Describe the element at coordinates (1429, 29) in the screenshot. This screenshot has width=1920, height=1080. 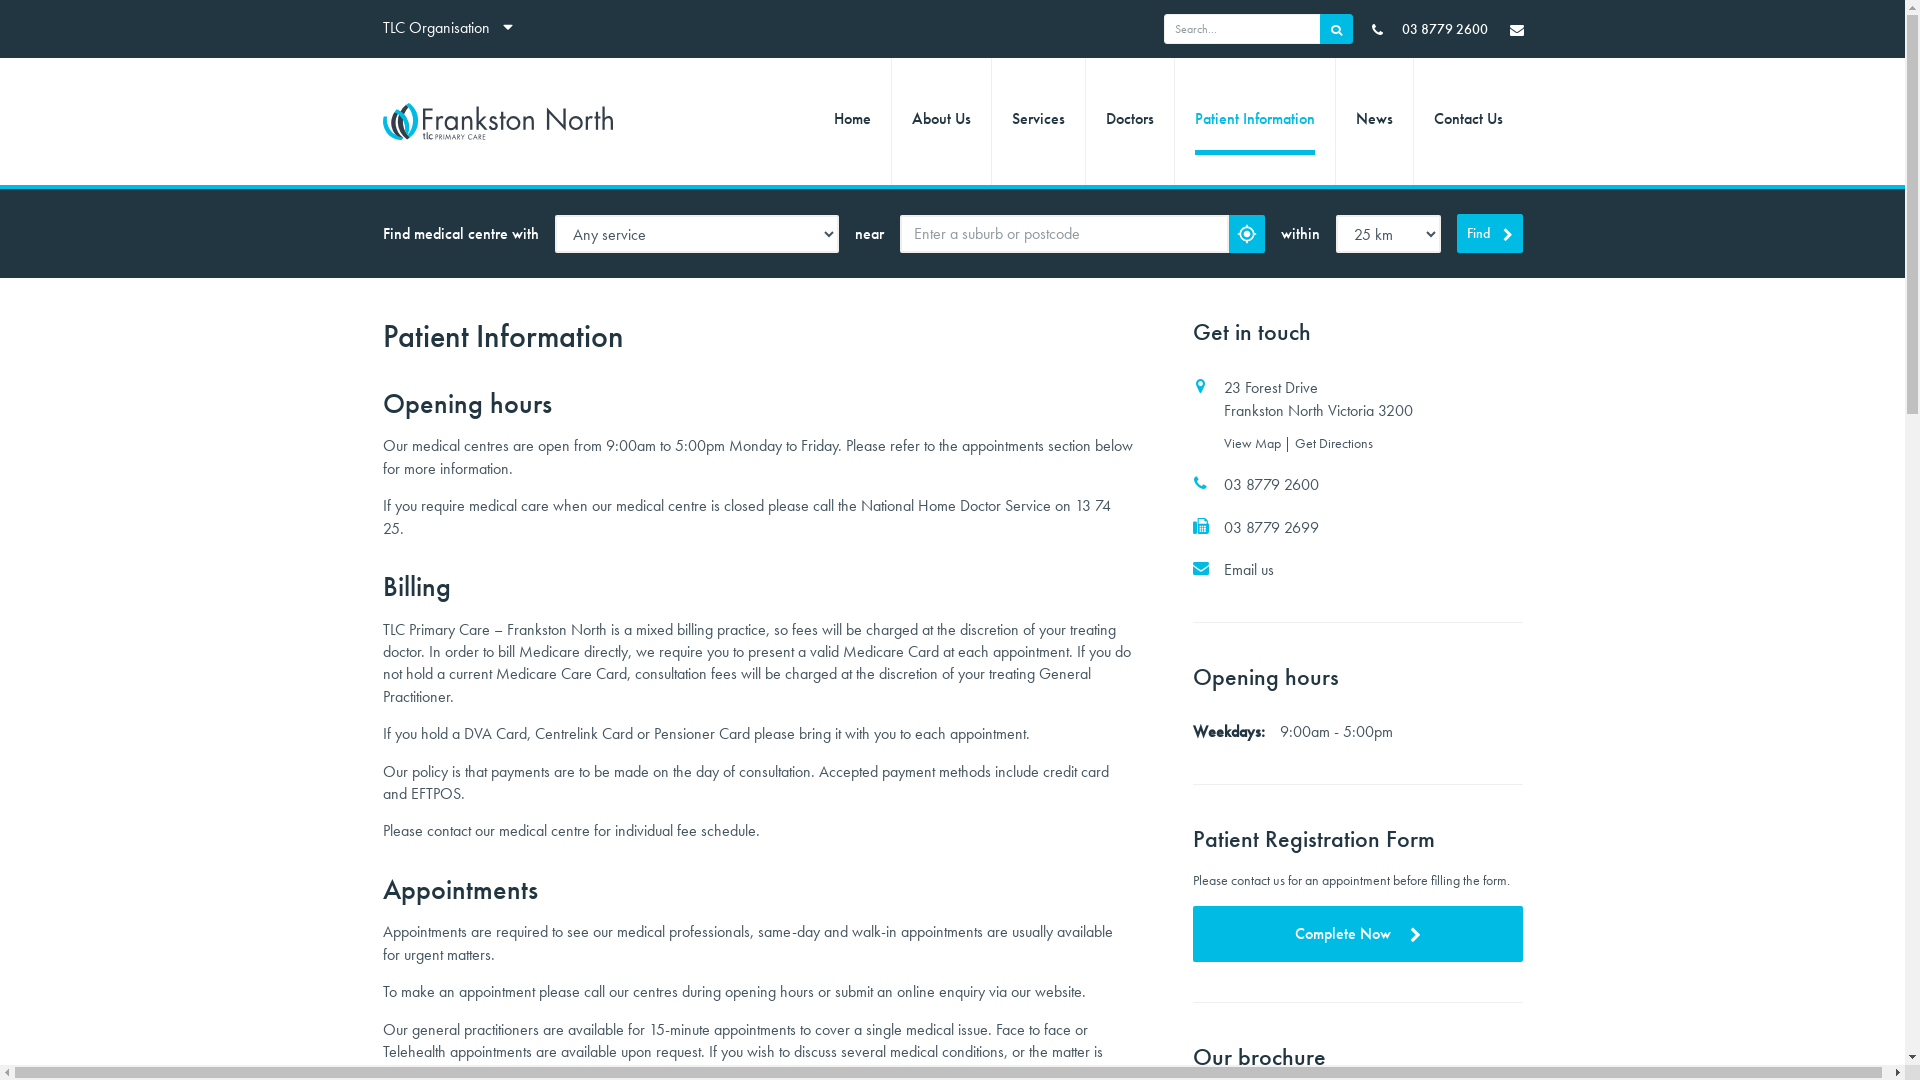
I see `' 03 8779 2600'` at that location.